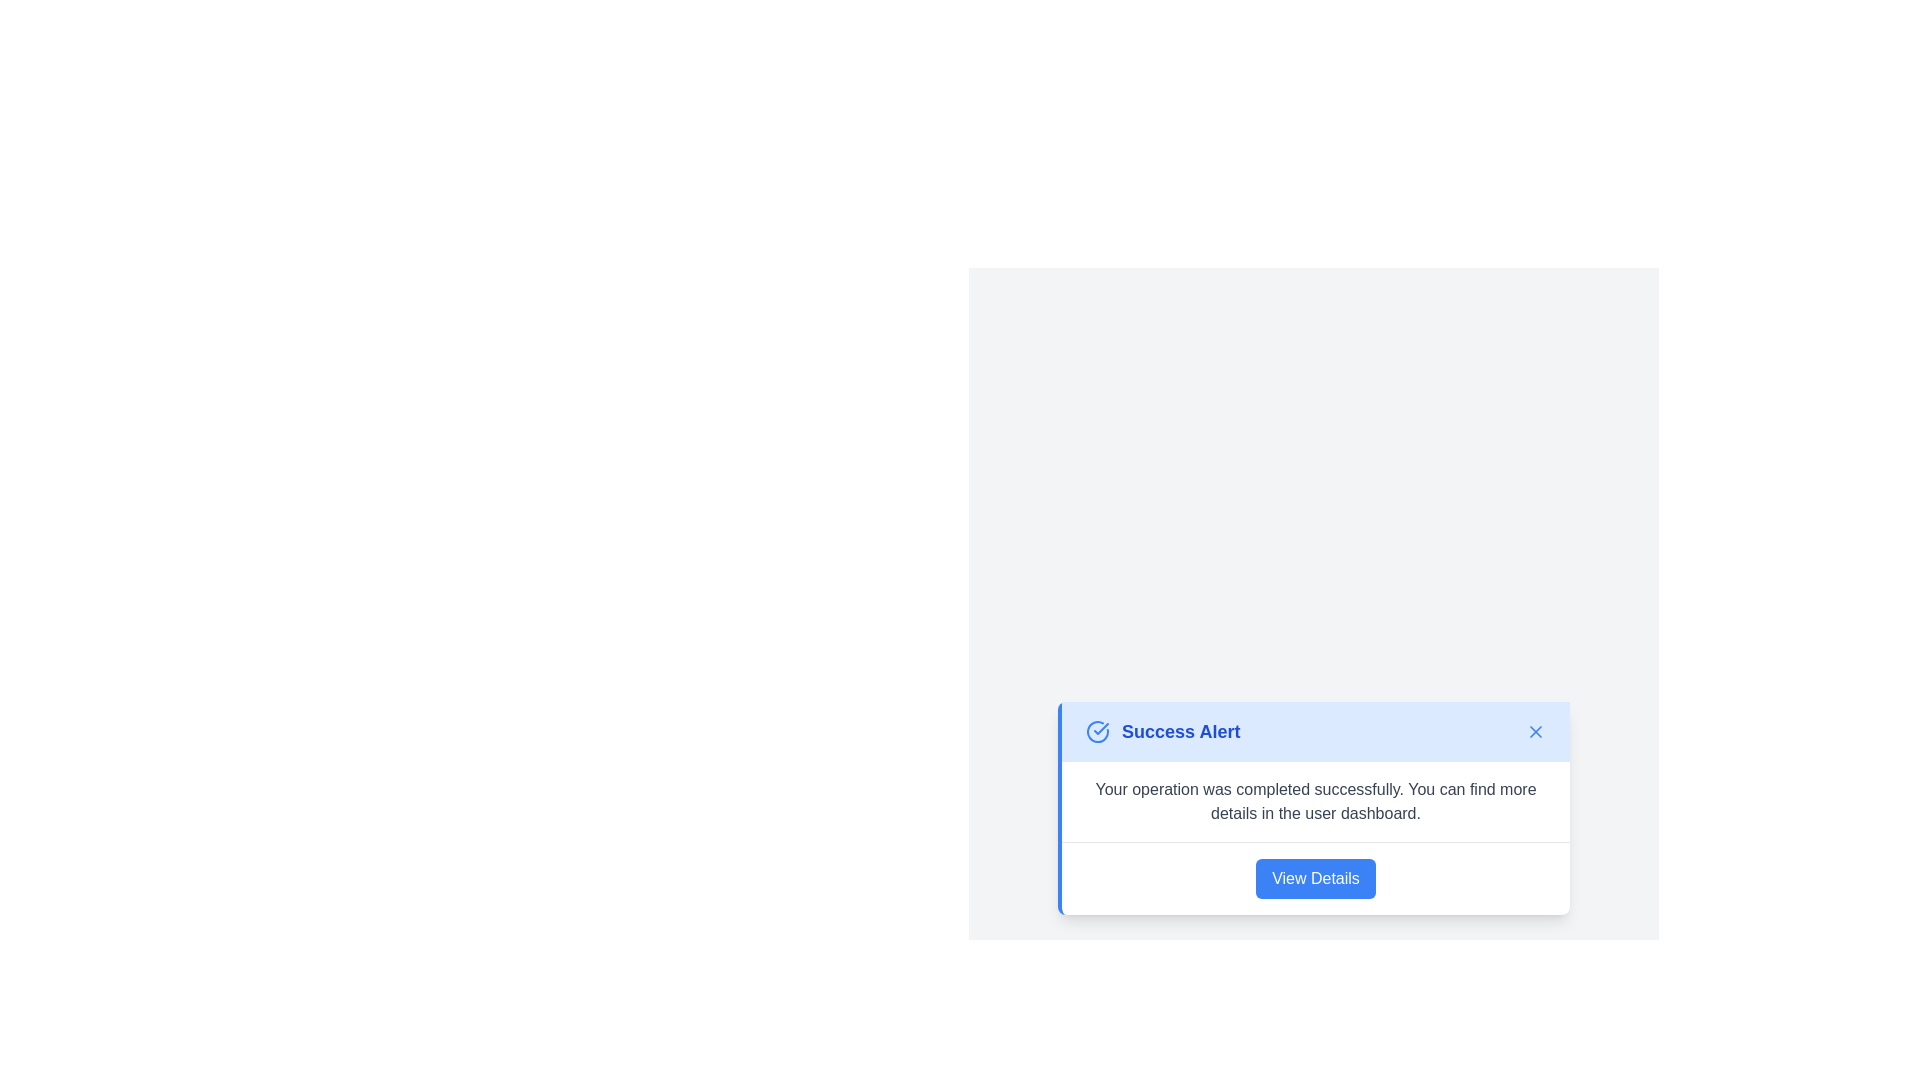 This screenshot has height=1080, width=1920. I want to click on checkmark icon indicating successful completion of an action, located at the leftmost part of the success alert banner, so click(1097, 731).